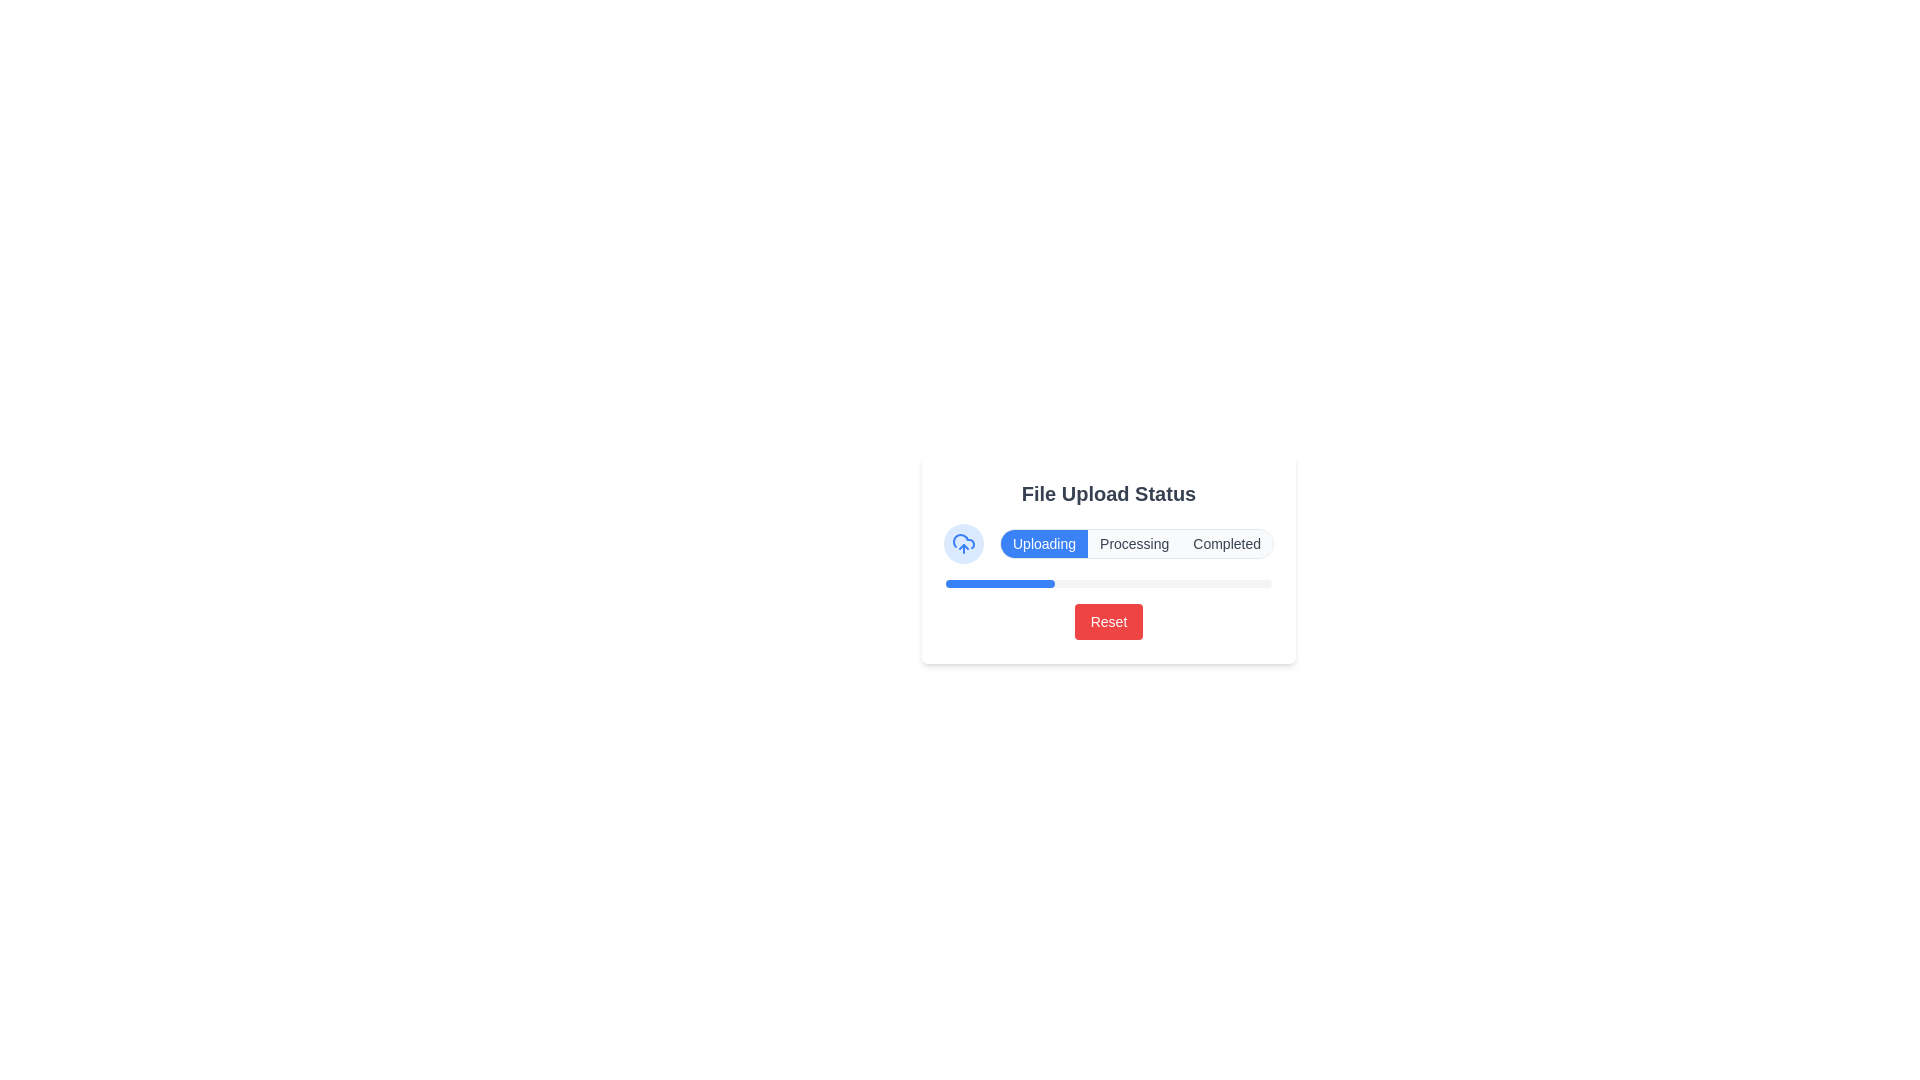 The width and height of the screenshot is (1920, 1080). What do you see at coordinates (964, 543) in the screenshot?
I see `the file upload icon located within a circular background to the left of the 'Uploading' button` at bounding box center [964, 543].